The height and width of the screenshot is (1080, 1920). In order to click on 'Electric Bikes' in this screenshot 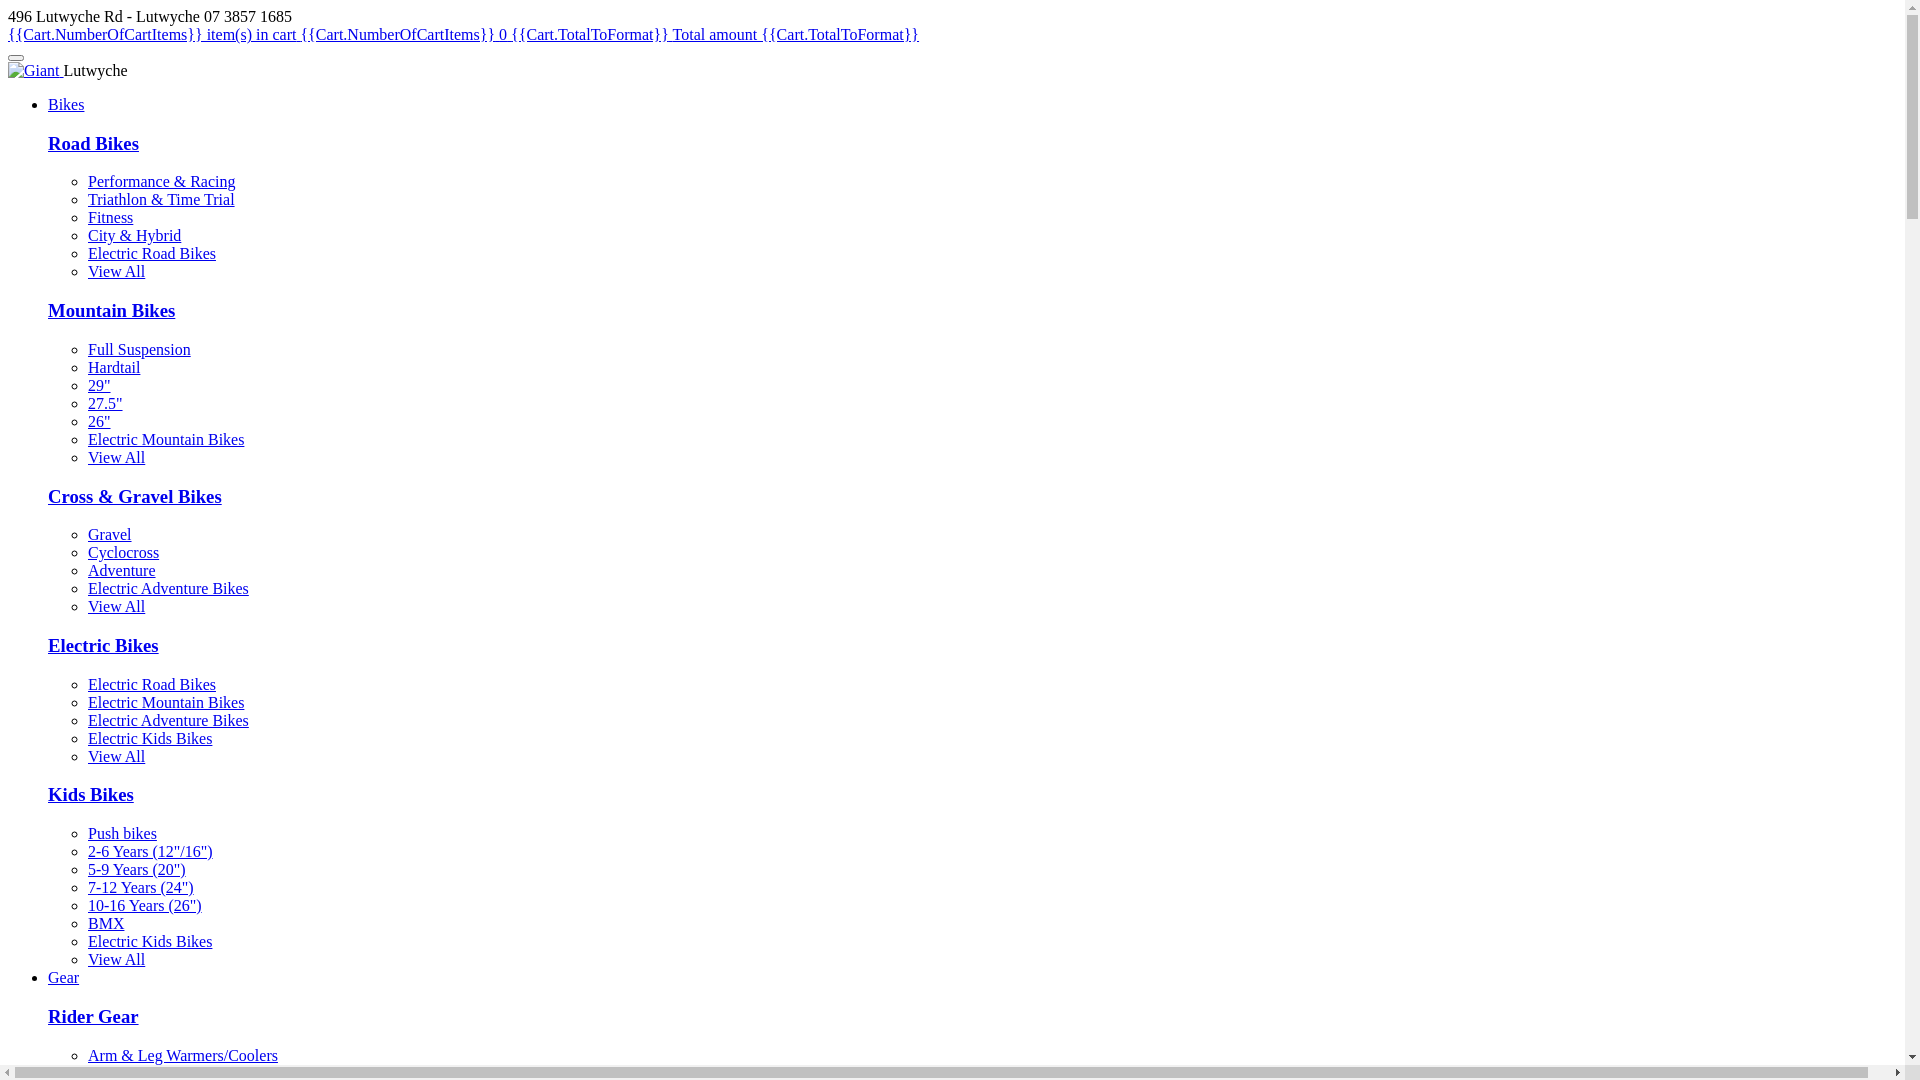, I will do `click(48, 645)`.